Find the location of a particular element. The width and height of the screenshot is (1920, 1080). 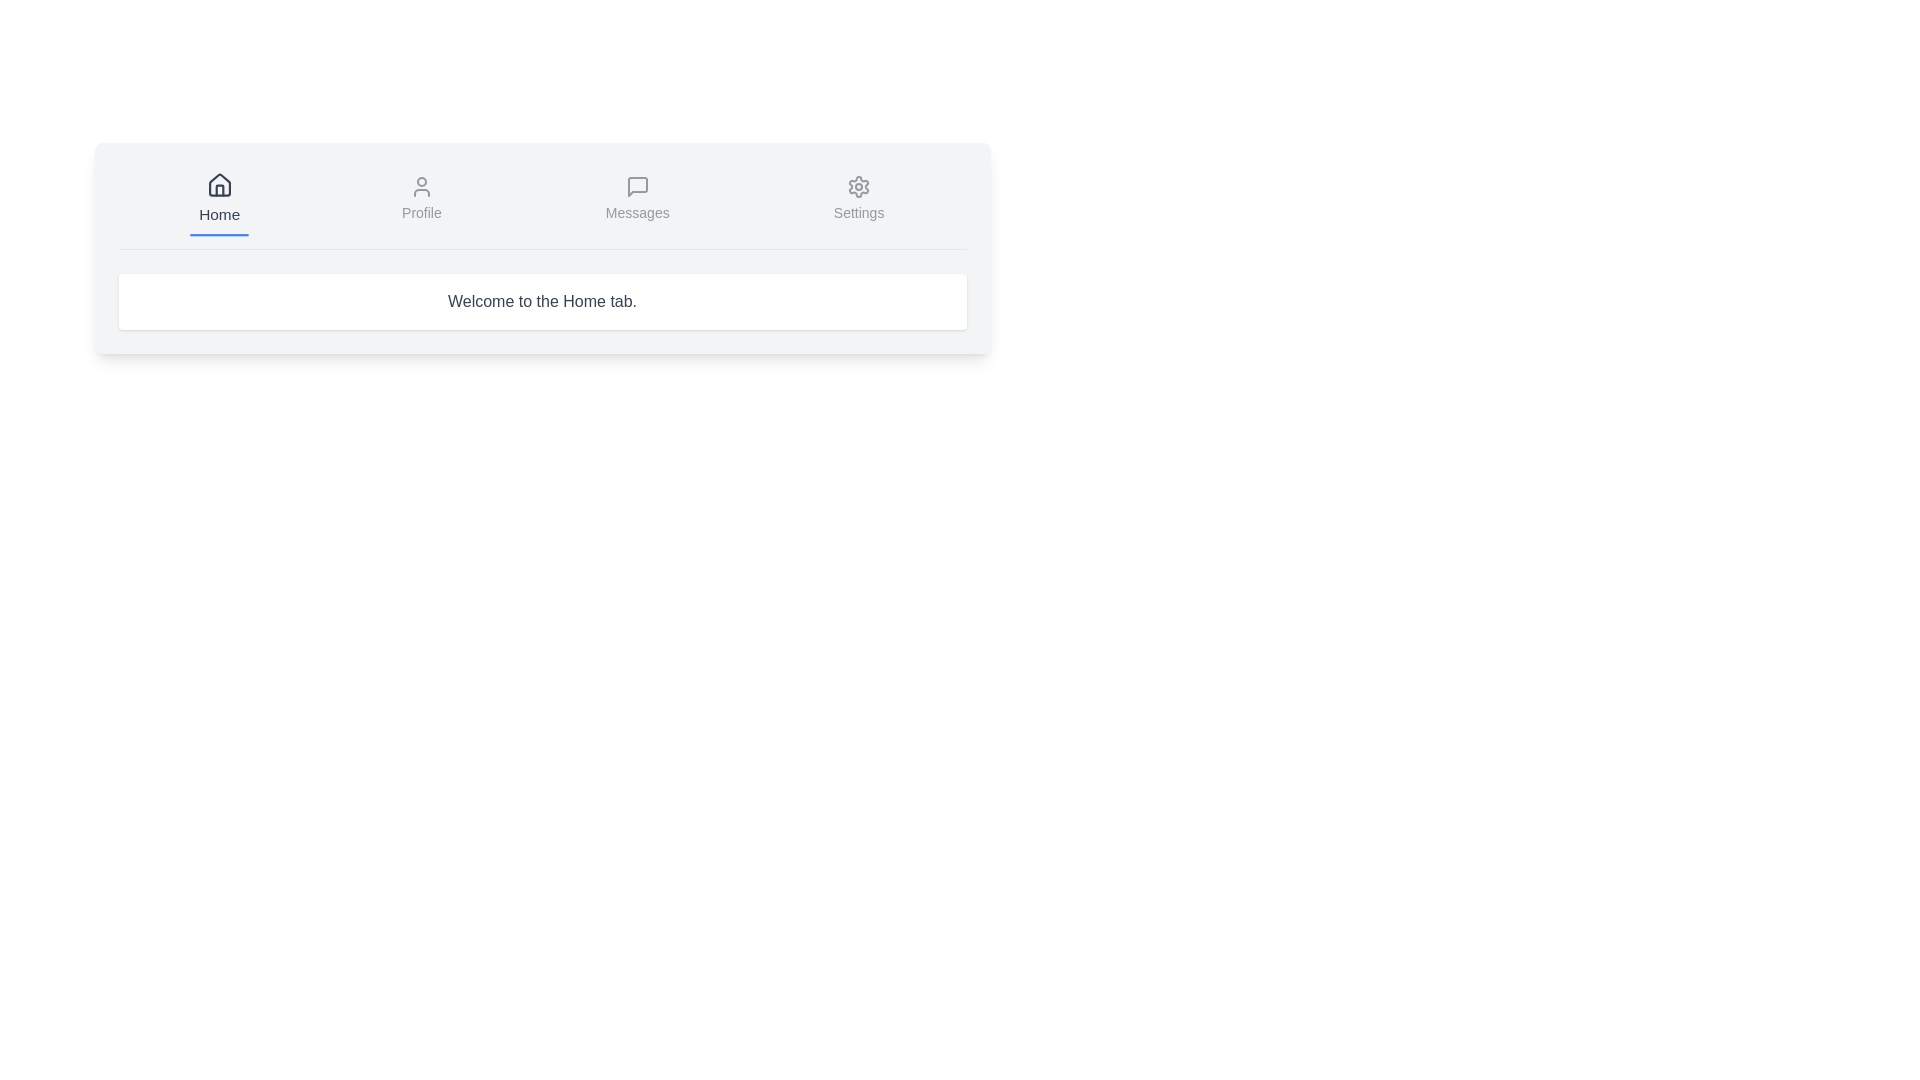

the tab button corresponding to Messages to inspect its icon is located at coordinates (636, 200).